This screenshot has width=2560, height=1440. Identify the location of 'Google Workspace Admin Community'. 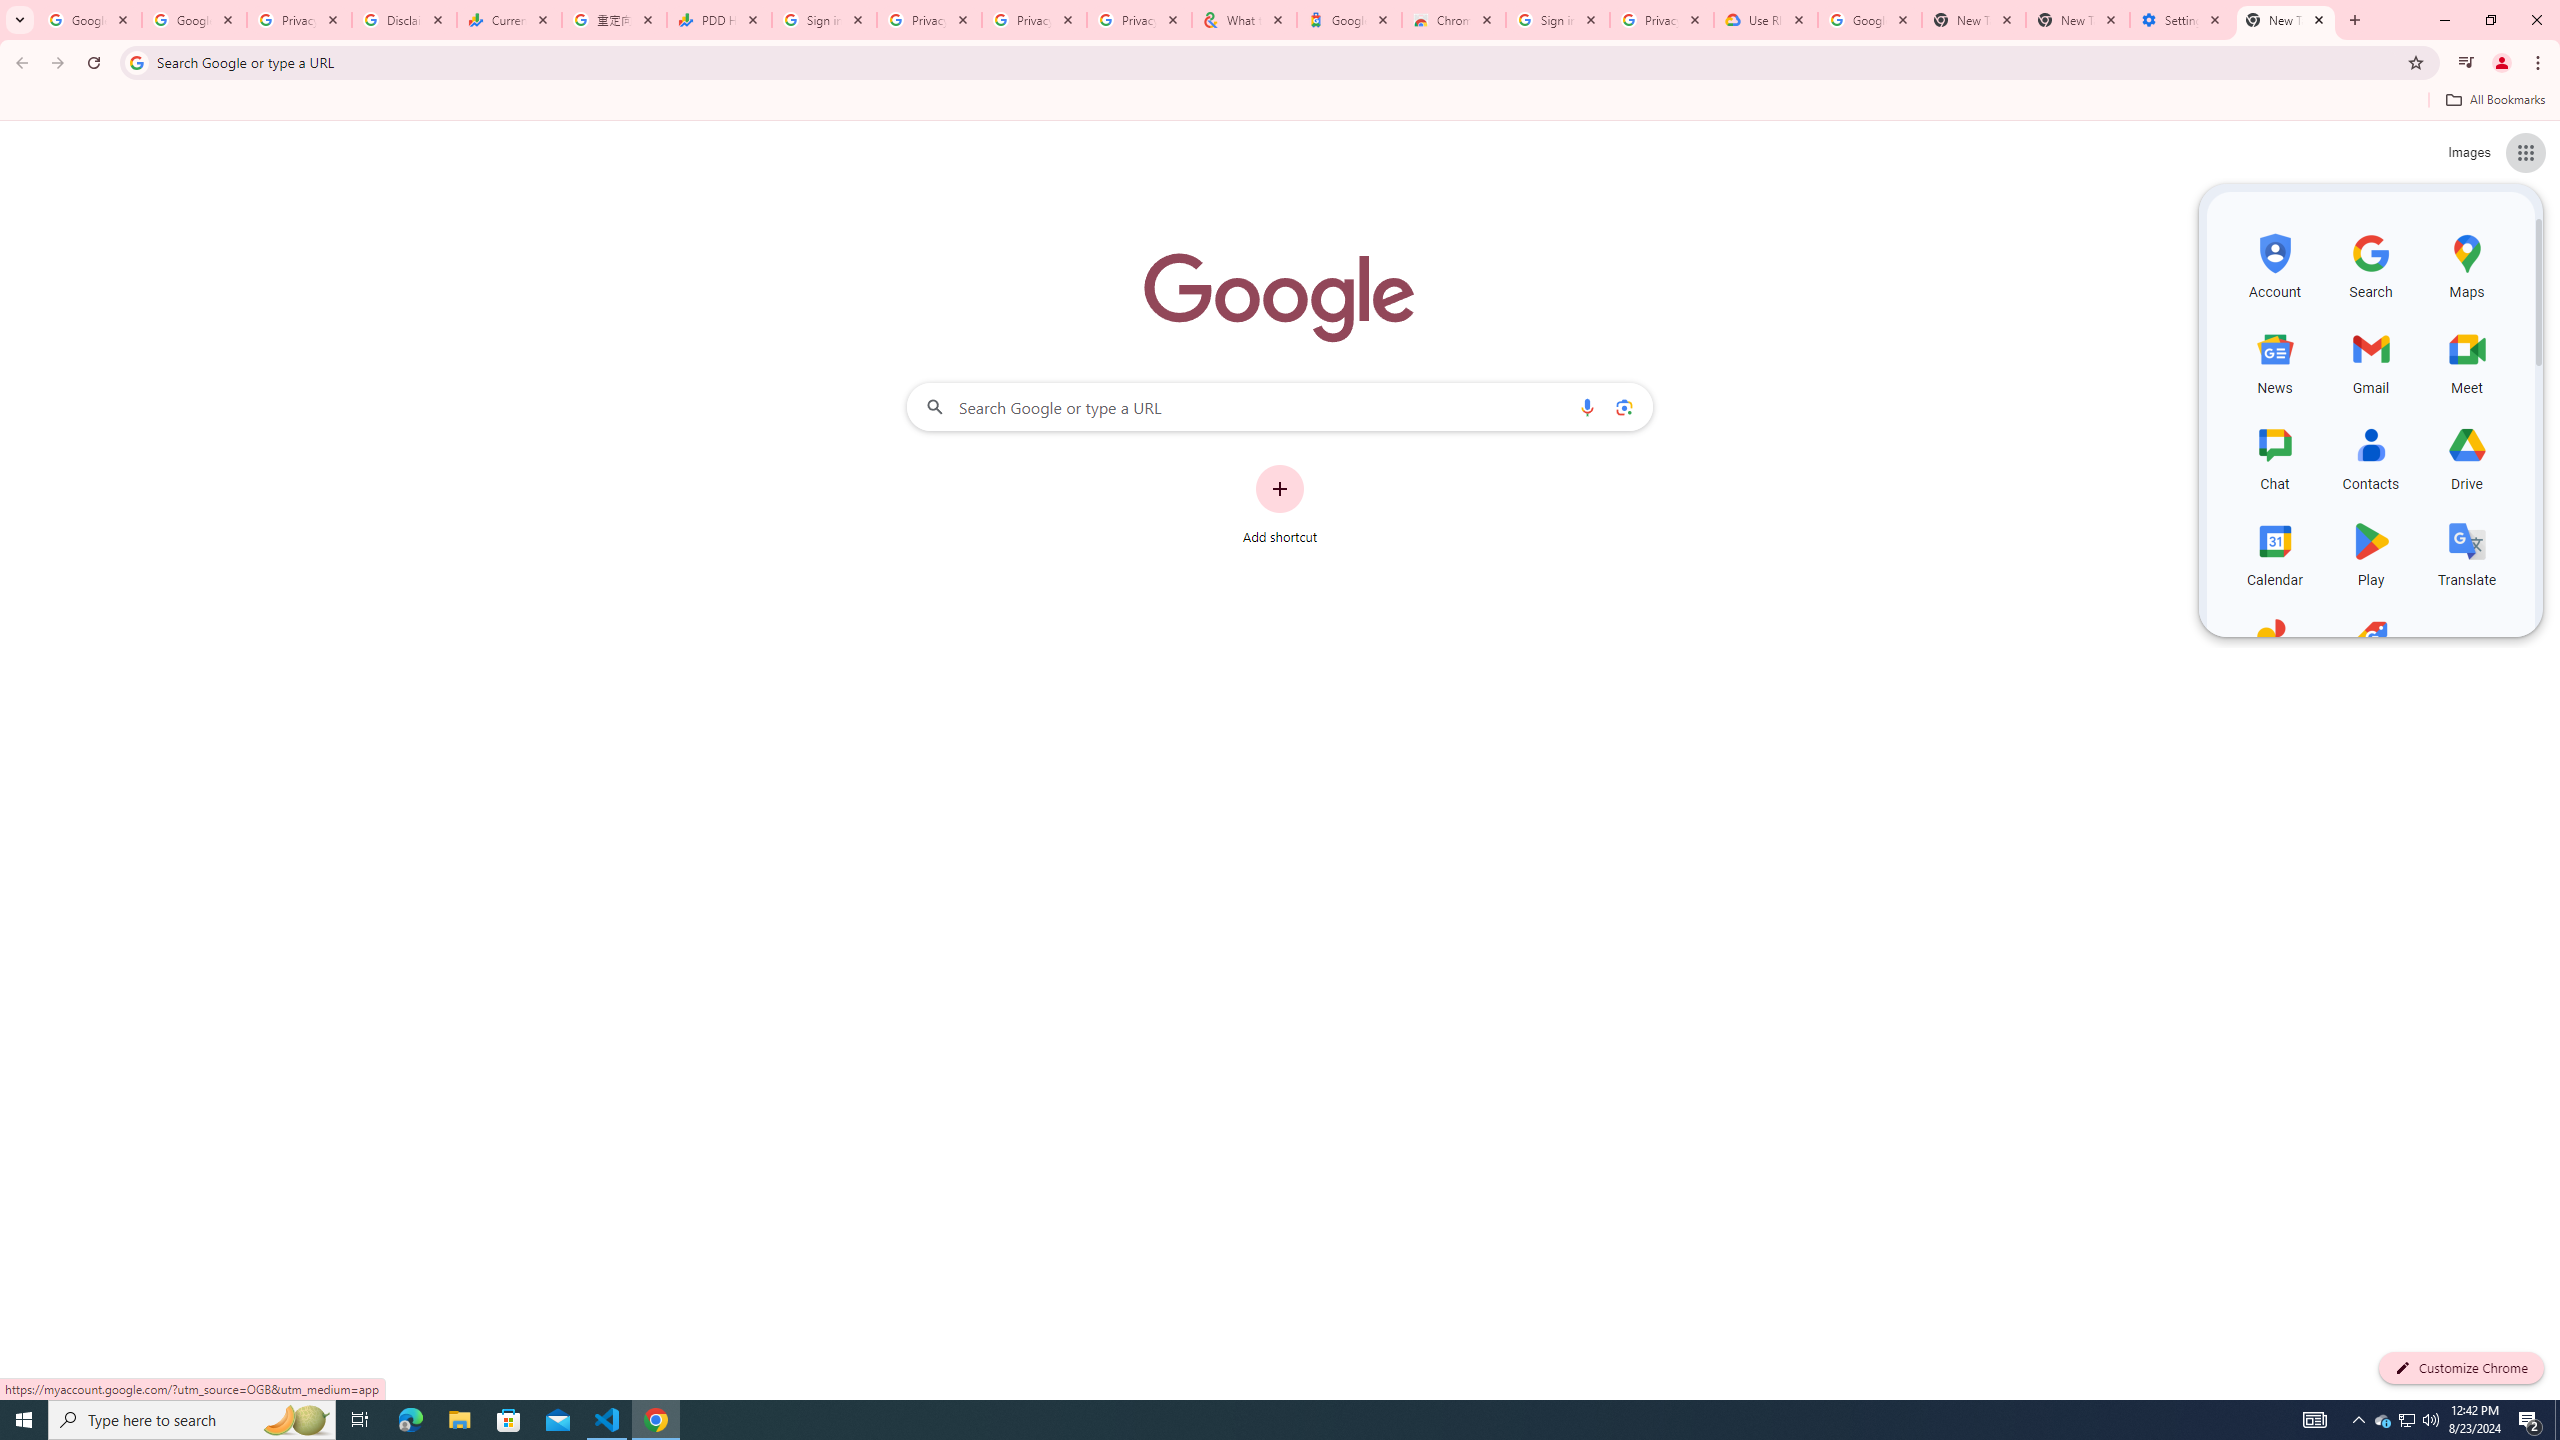
(89, 19).